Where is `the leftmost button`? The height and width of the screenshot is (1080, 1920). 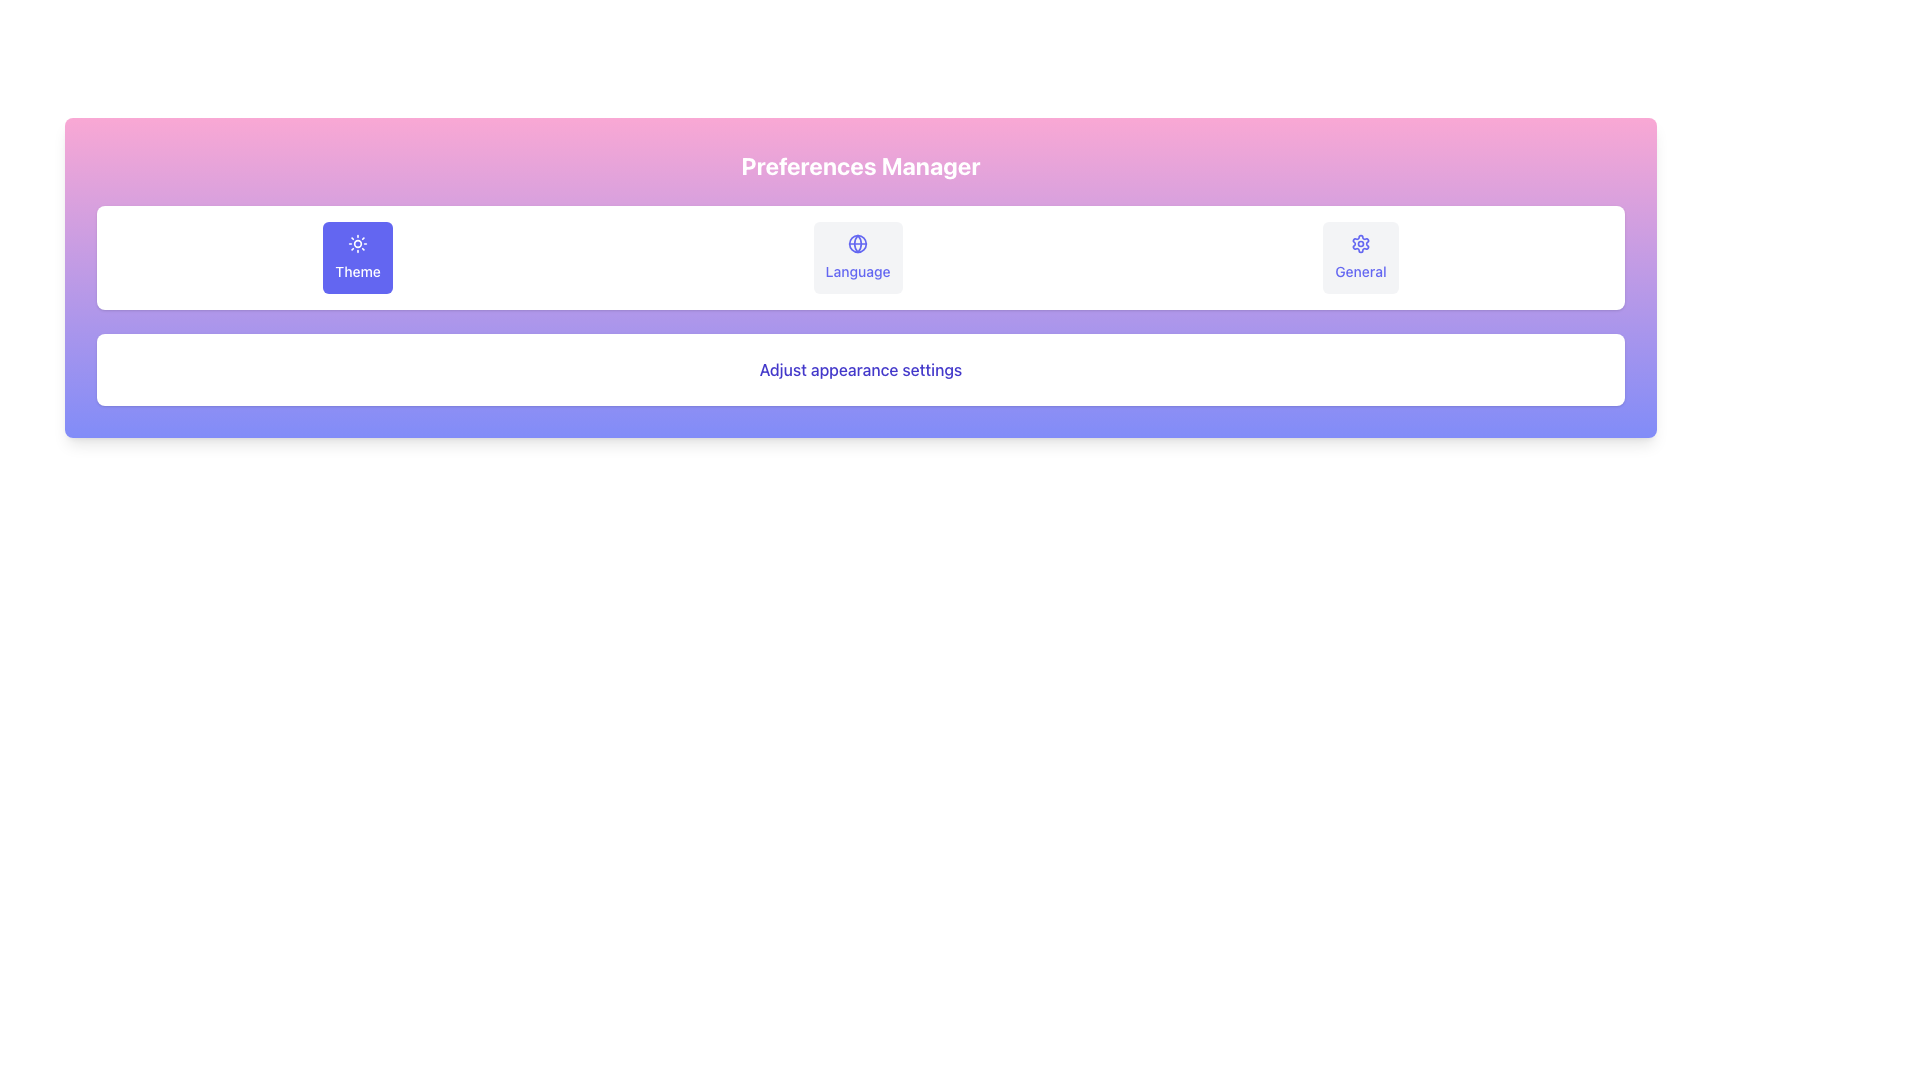
the leftmost button is located at coordinates (358, 257).